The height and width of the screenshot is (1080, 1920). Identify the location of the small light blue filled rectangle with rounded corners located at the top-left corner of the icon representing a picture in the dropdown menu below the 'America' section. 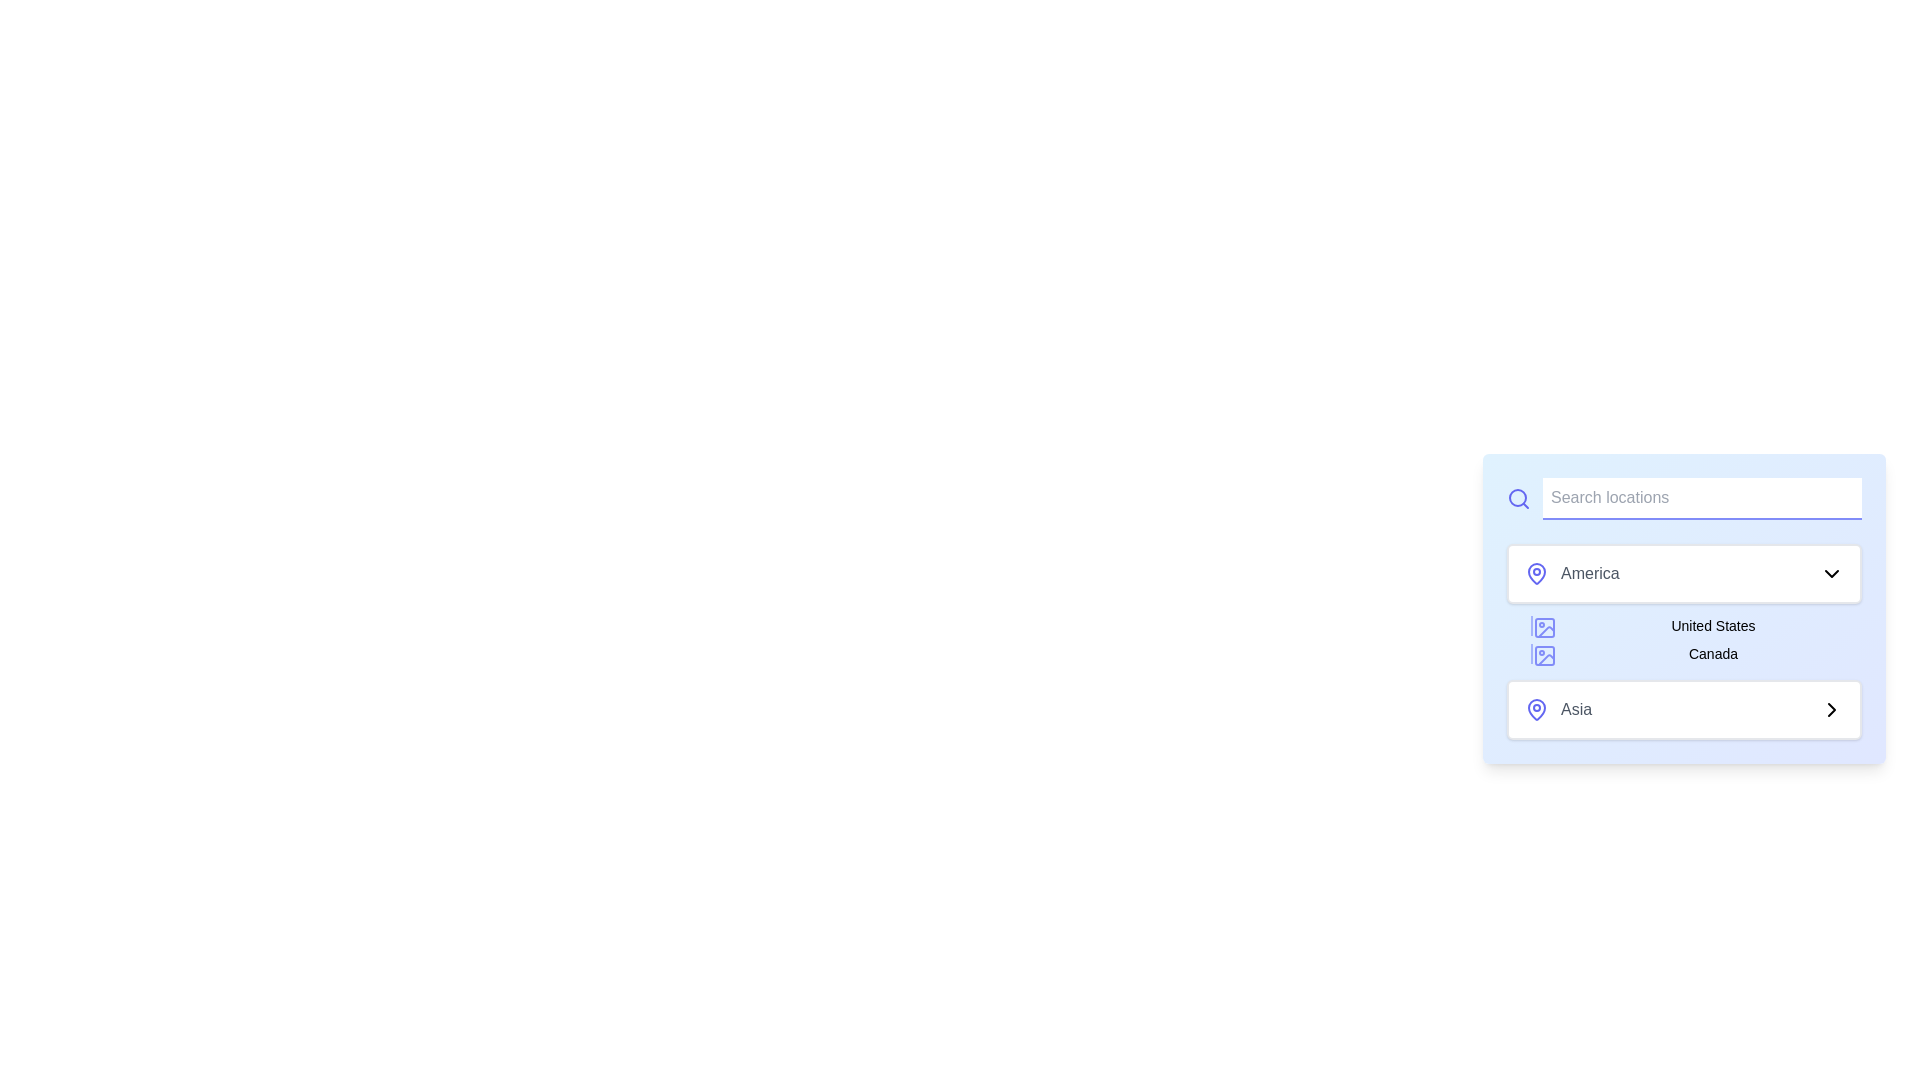
(1544, 655).